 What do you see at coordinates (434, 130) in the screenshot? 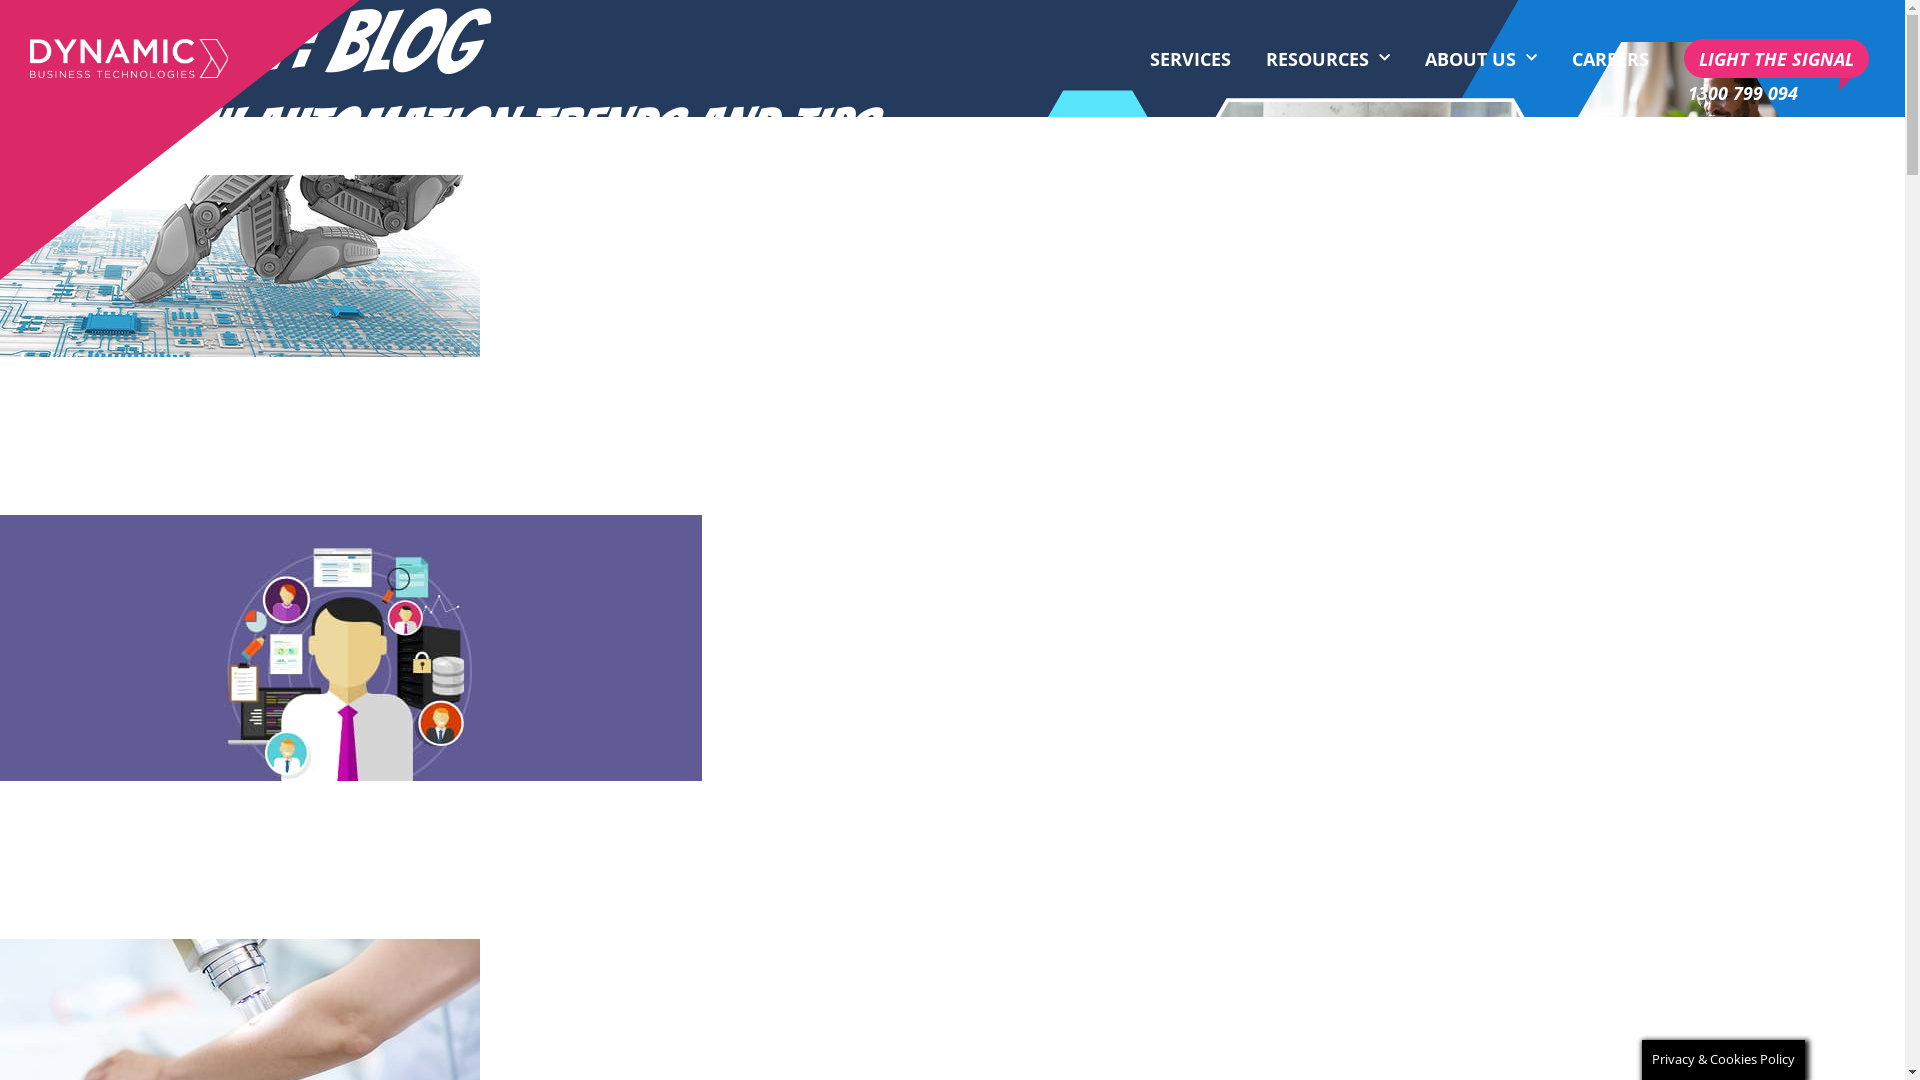
I see `'WORKFLOW AUTOMATION TRENDS AND TIPS'` at bounding box center [434, 130].